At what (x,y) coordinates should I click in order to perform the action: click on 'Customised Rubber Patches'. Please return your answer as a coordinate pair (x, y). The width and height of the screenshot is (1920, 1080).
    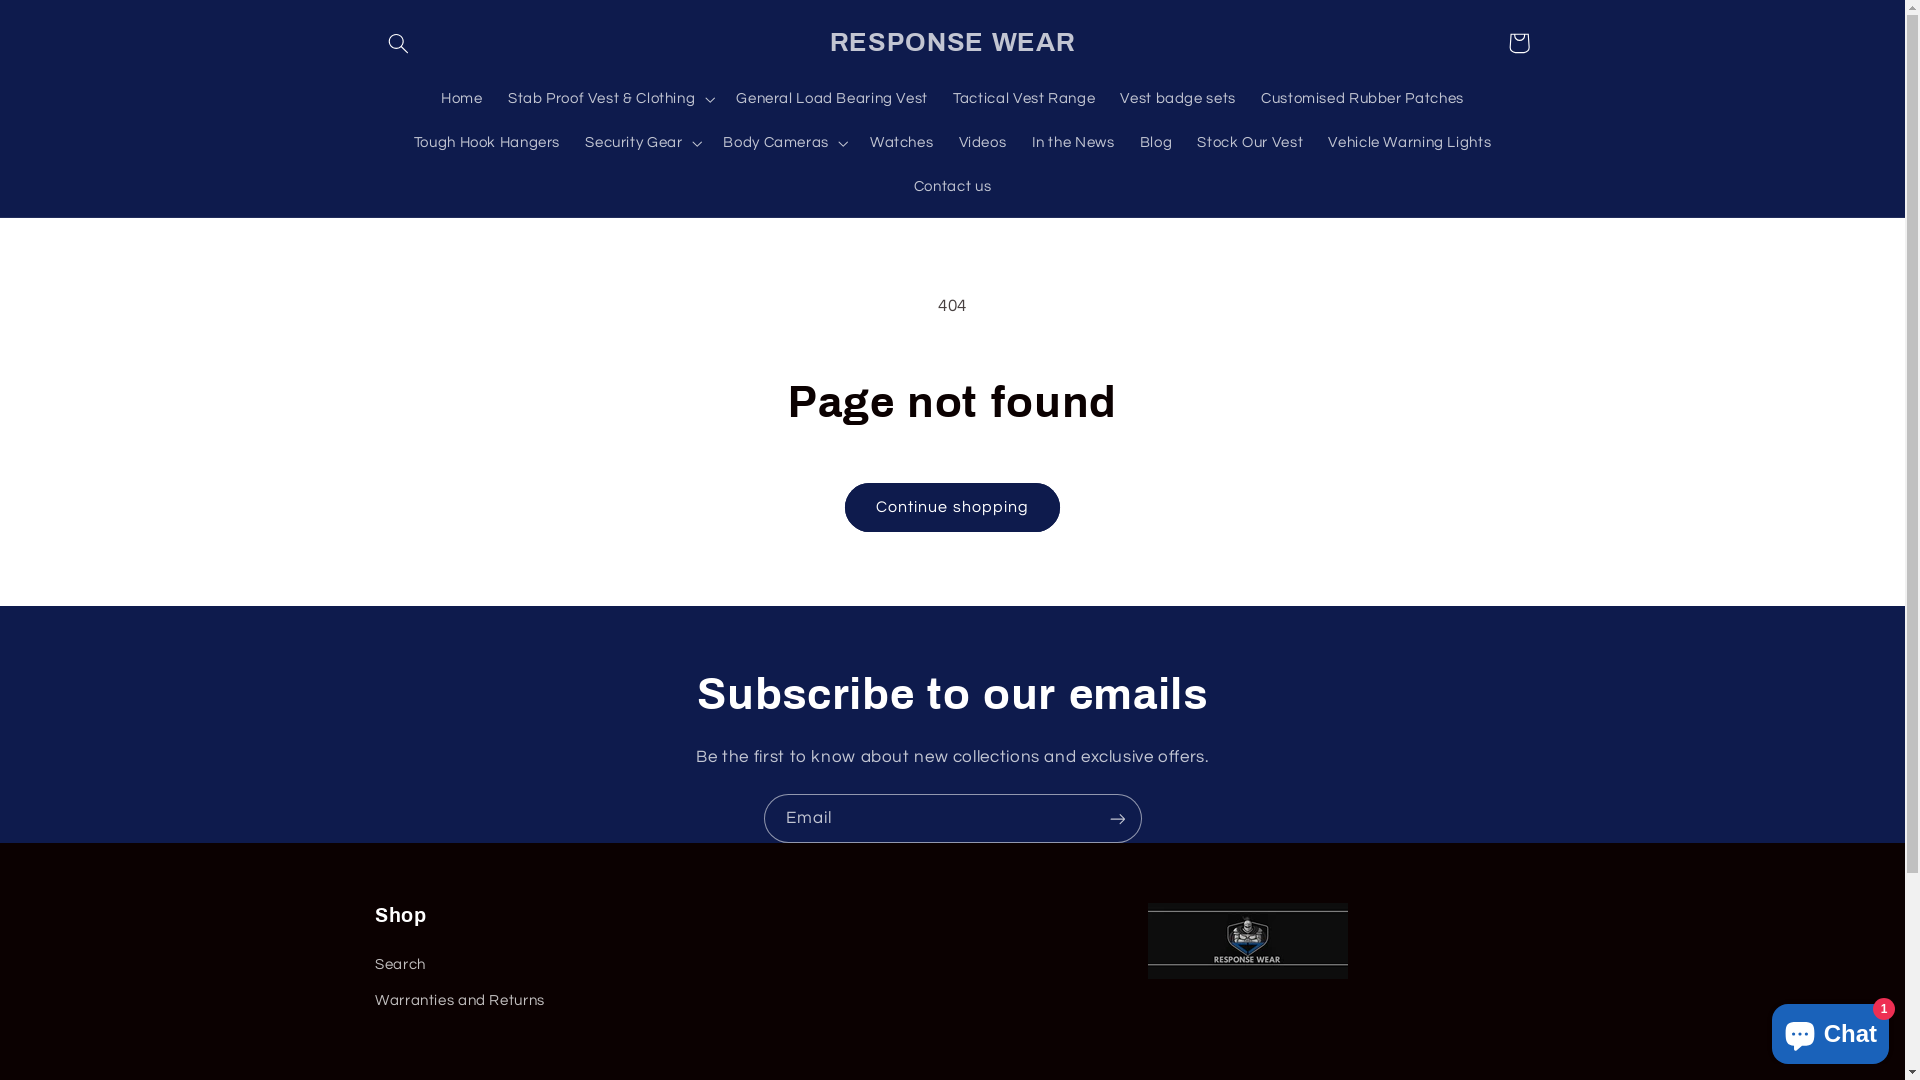
    Looking at the image, I should click on (1247, 99).